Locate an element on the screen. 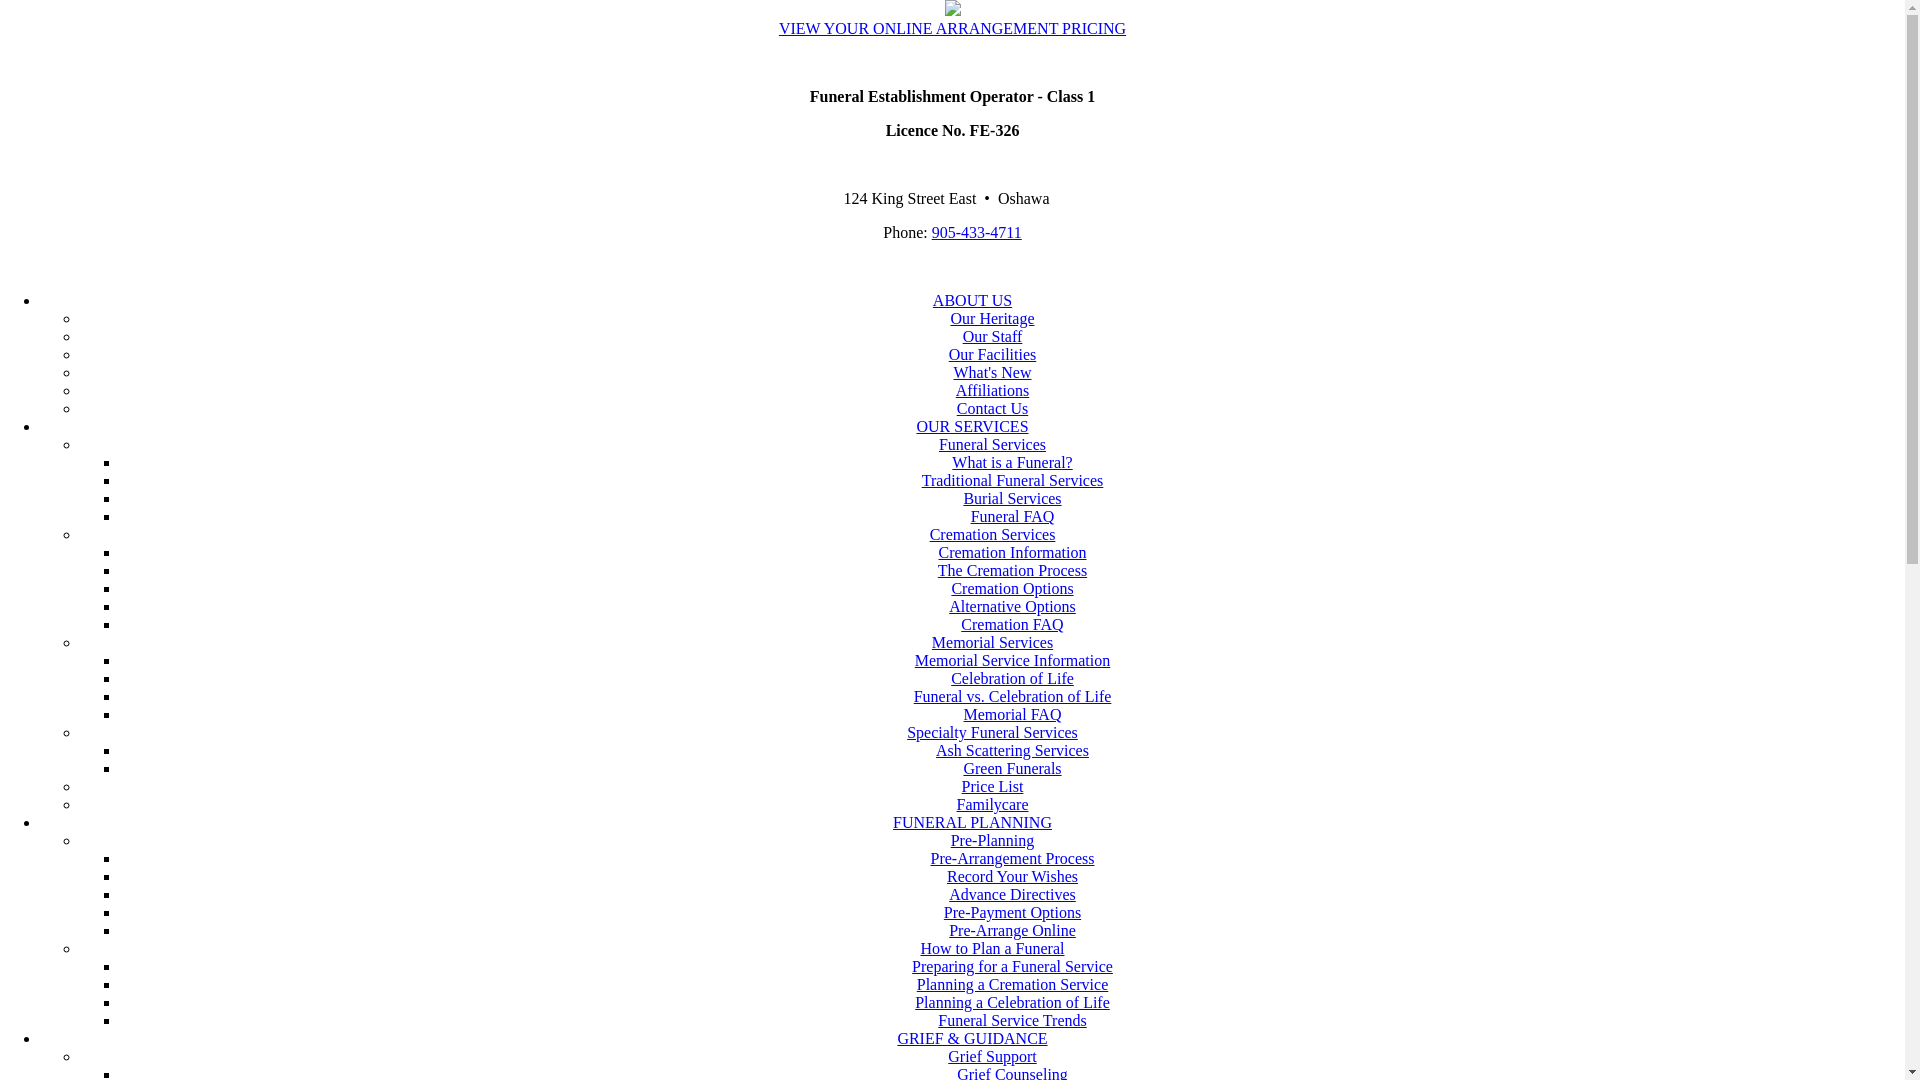 This screenshot has width=1920, height=1080. 'Our Staff' is located at coordinates (993, 335).